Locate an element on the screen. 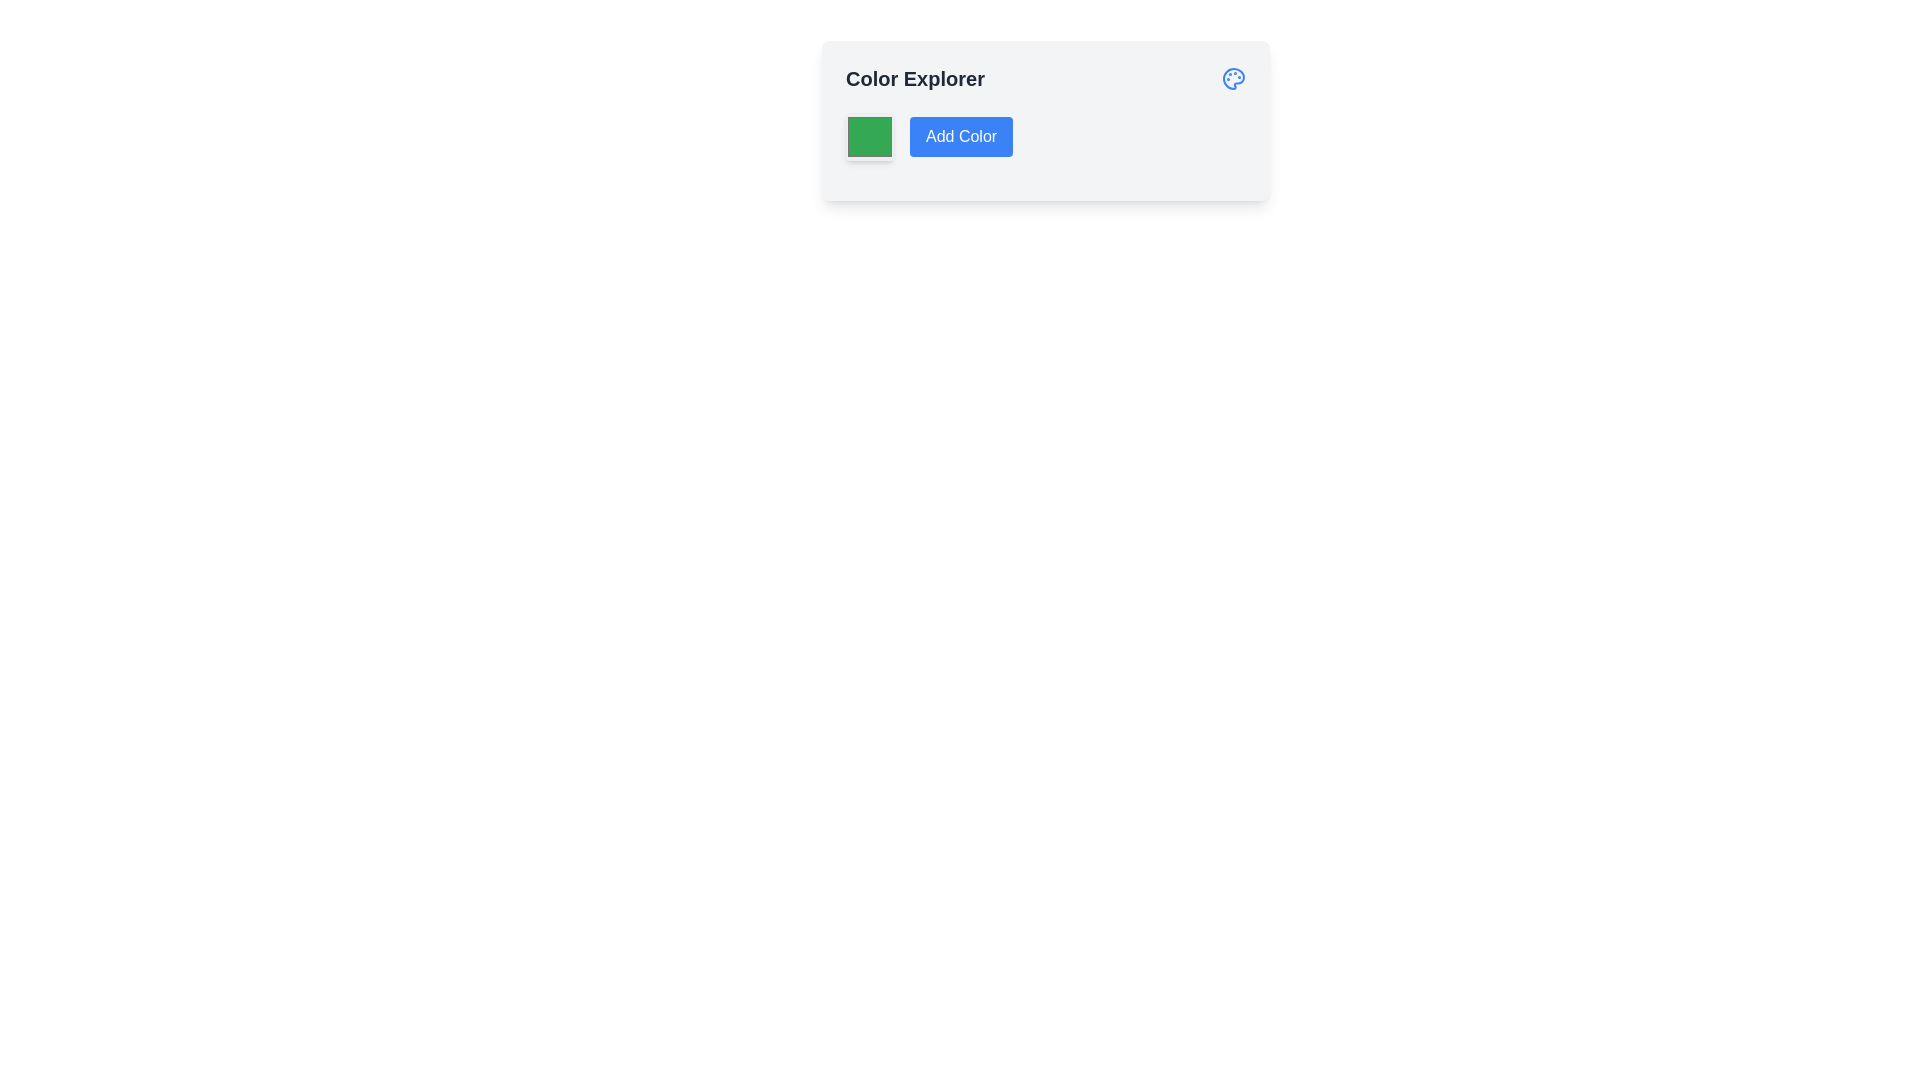  the artist's palette icon located in the top-right corner of the 'Color Explorer' header is located at coordinates (1232, 77).